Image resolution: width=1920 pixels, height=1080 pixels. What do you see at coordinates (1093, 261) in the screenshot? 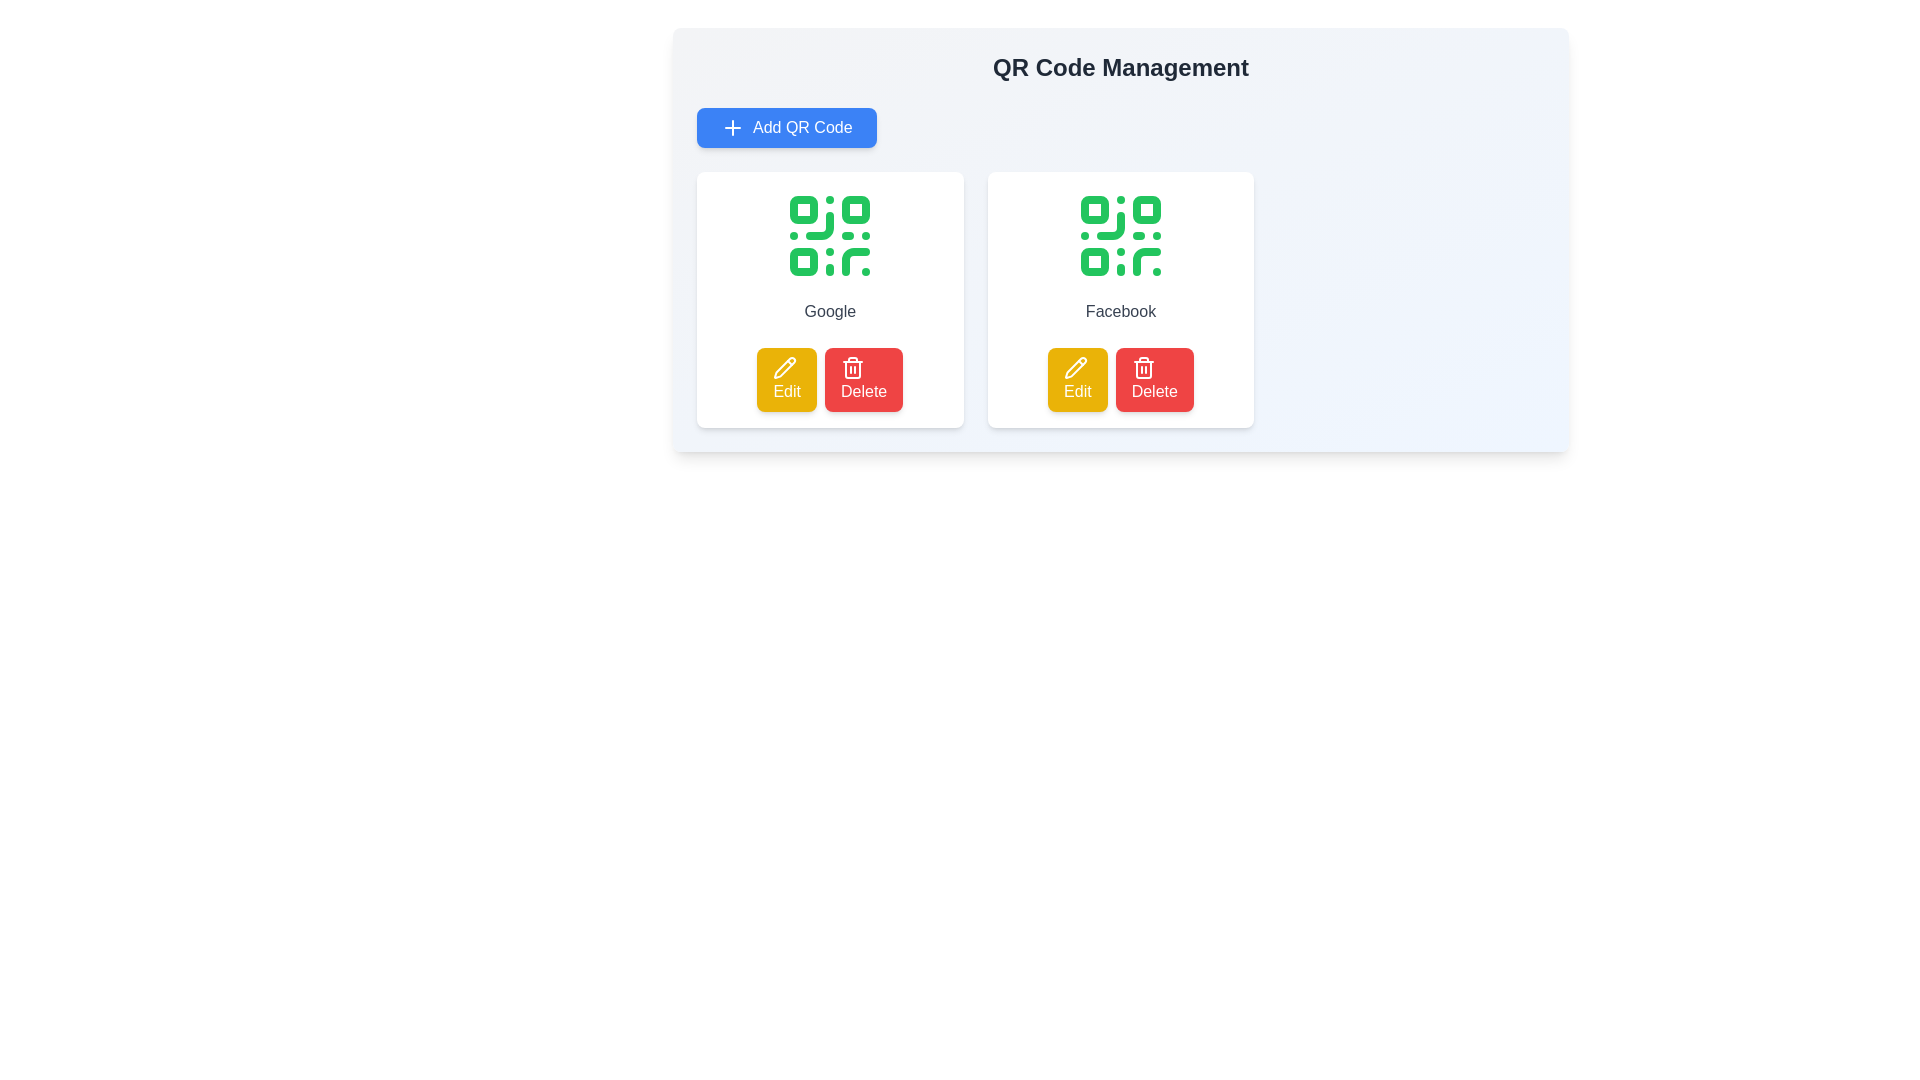
I see `the small green square with rounded corners located in the bottom-left quadrant of the right-most QR code icon` at bounding box center [1093, 261].